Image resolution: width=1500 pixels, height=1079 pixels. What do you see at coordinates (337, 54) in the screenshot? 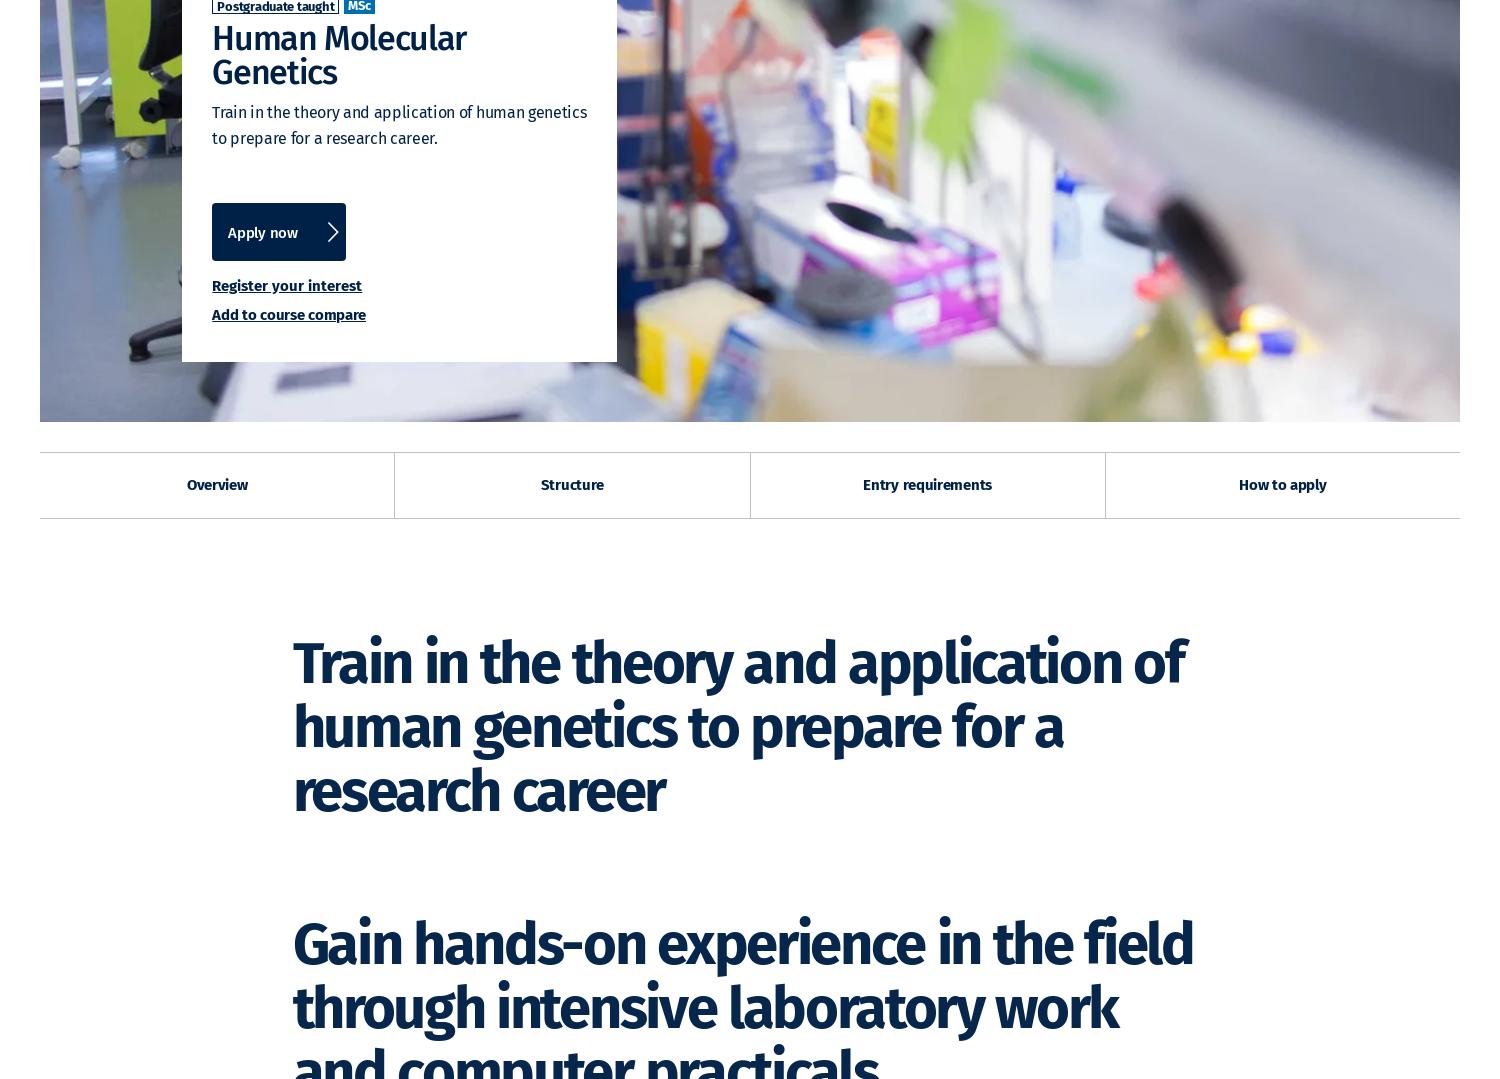
I see `'Human Molecular Genetics'` at bounding box center [337, 54].